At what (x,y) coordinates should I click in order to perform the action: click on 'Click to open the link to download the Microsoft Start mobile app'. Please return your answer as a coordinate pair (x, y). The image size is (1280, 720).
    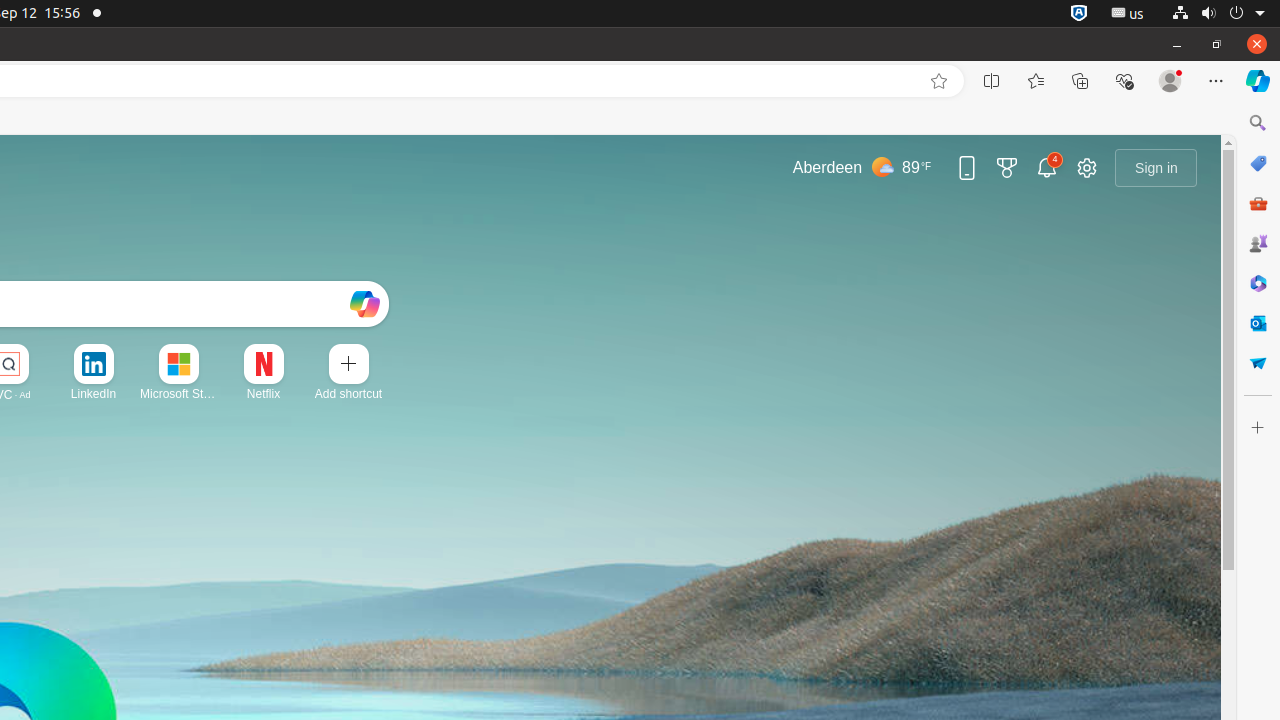
    Looking at the image, I should click on (967, 166).